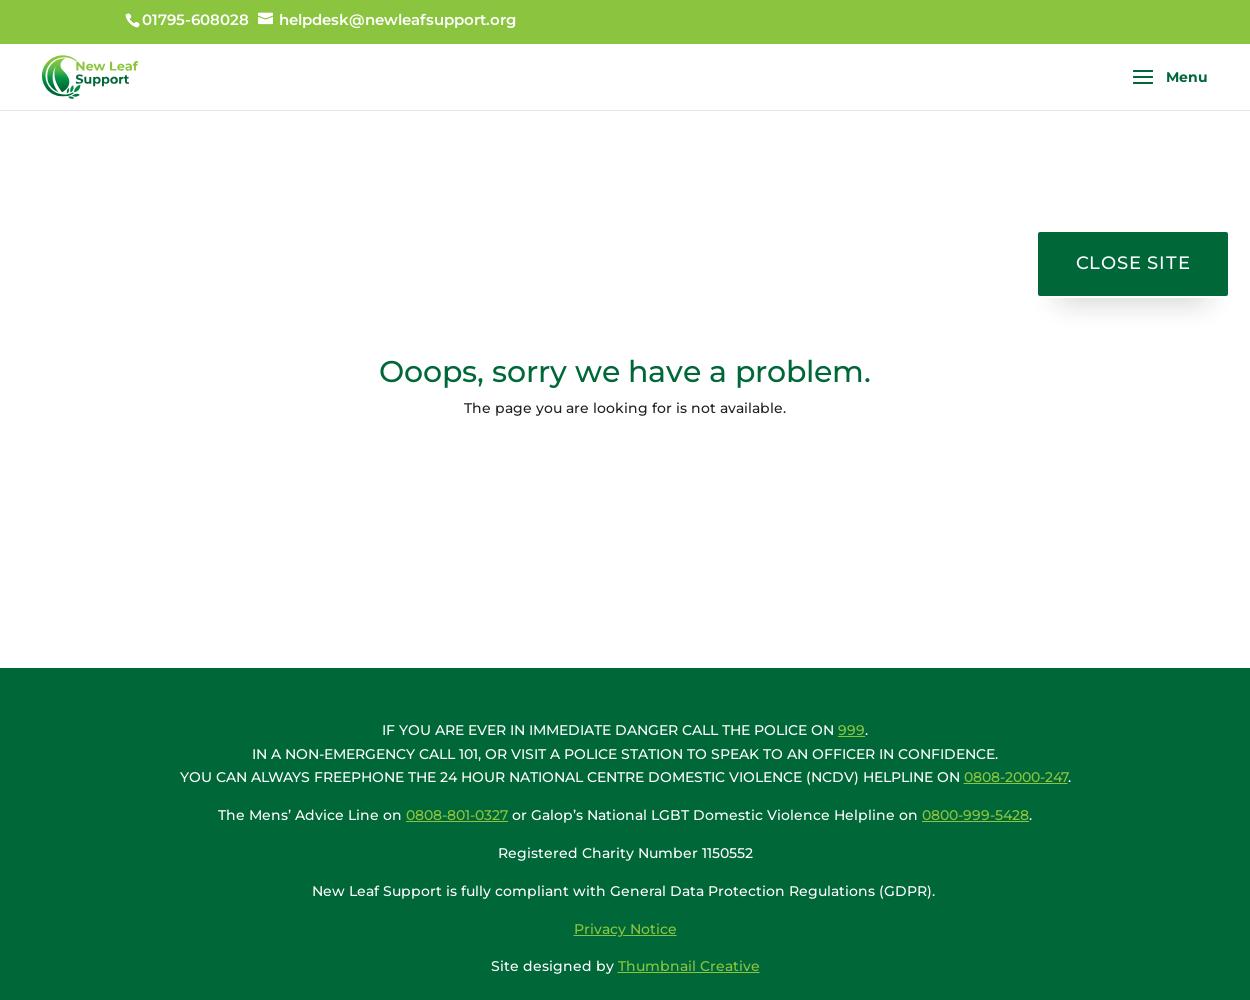 The width and height of the screenshot is (1250, 1000). Describe the element at coordinates (623, 890) in the screenshot. I see `'New Leaf Support is fully compliant with General Data Protection Regulations (GDPR).'` at that location.